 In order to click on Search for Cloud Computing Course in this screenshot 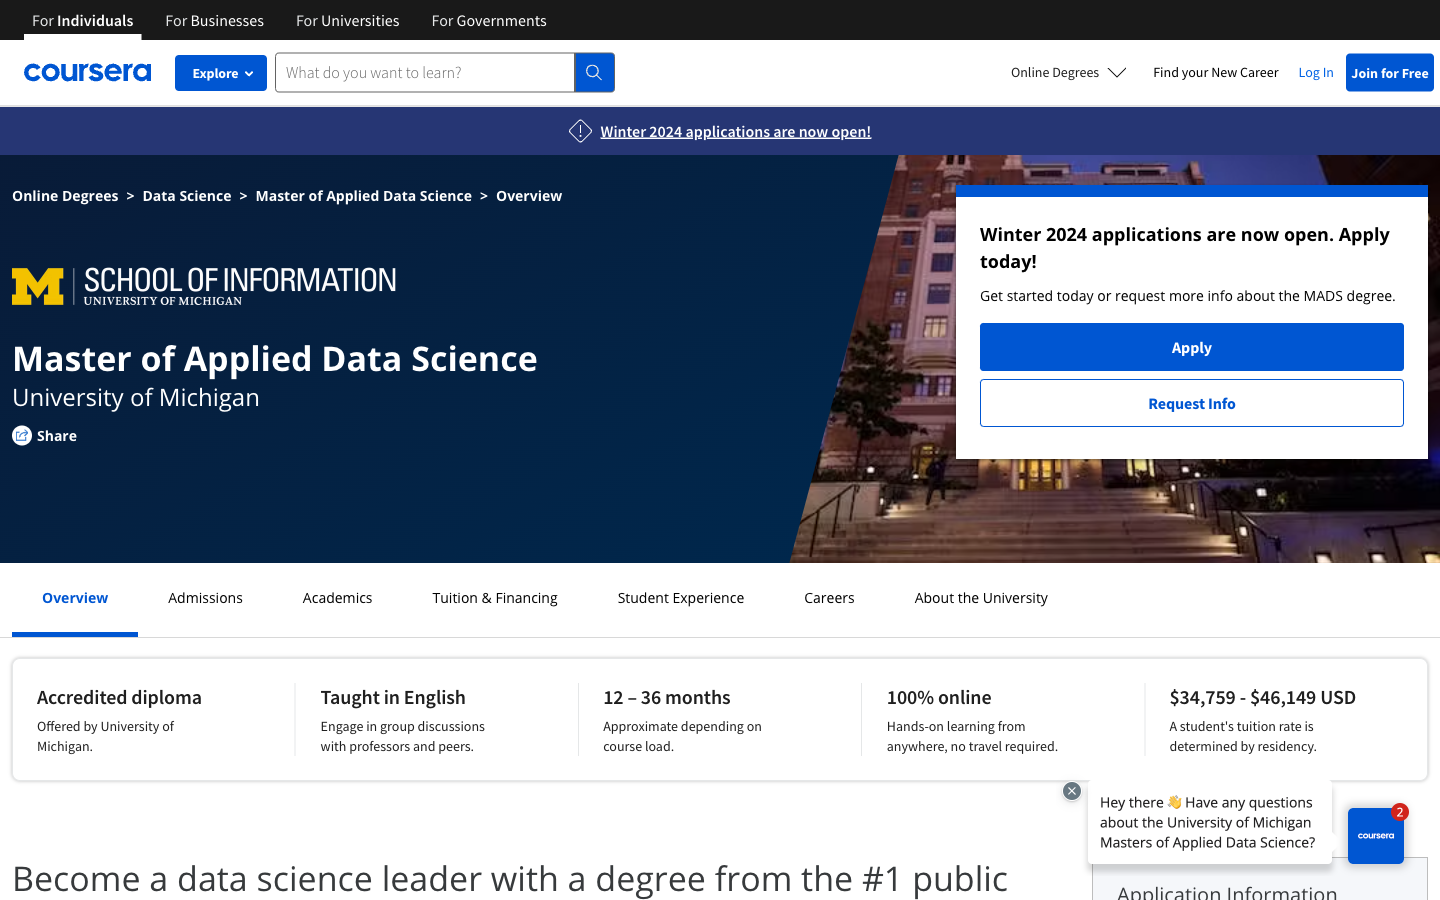, I will do `click(680, 597)`.